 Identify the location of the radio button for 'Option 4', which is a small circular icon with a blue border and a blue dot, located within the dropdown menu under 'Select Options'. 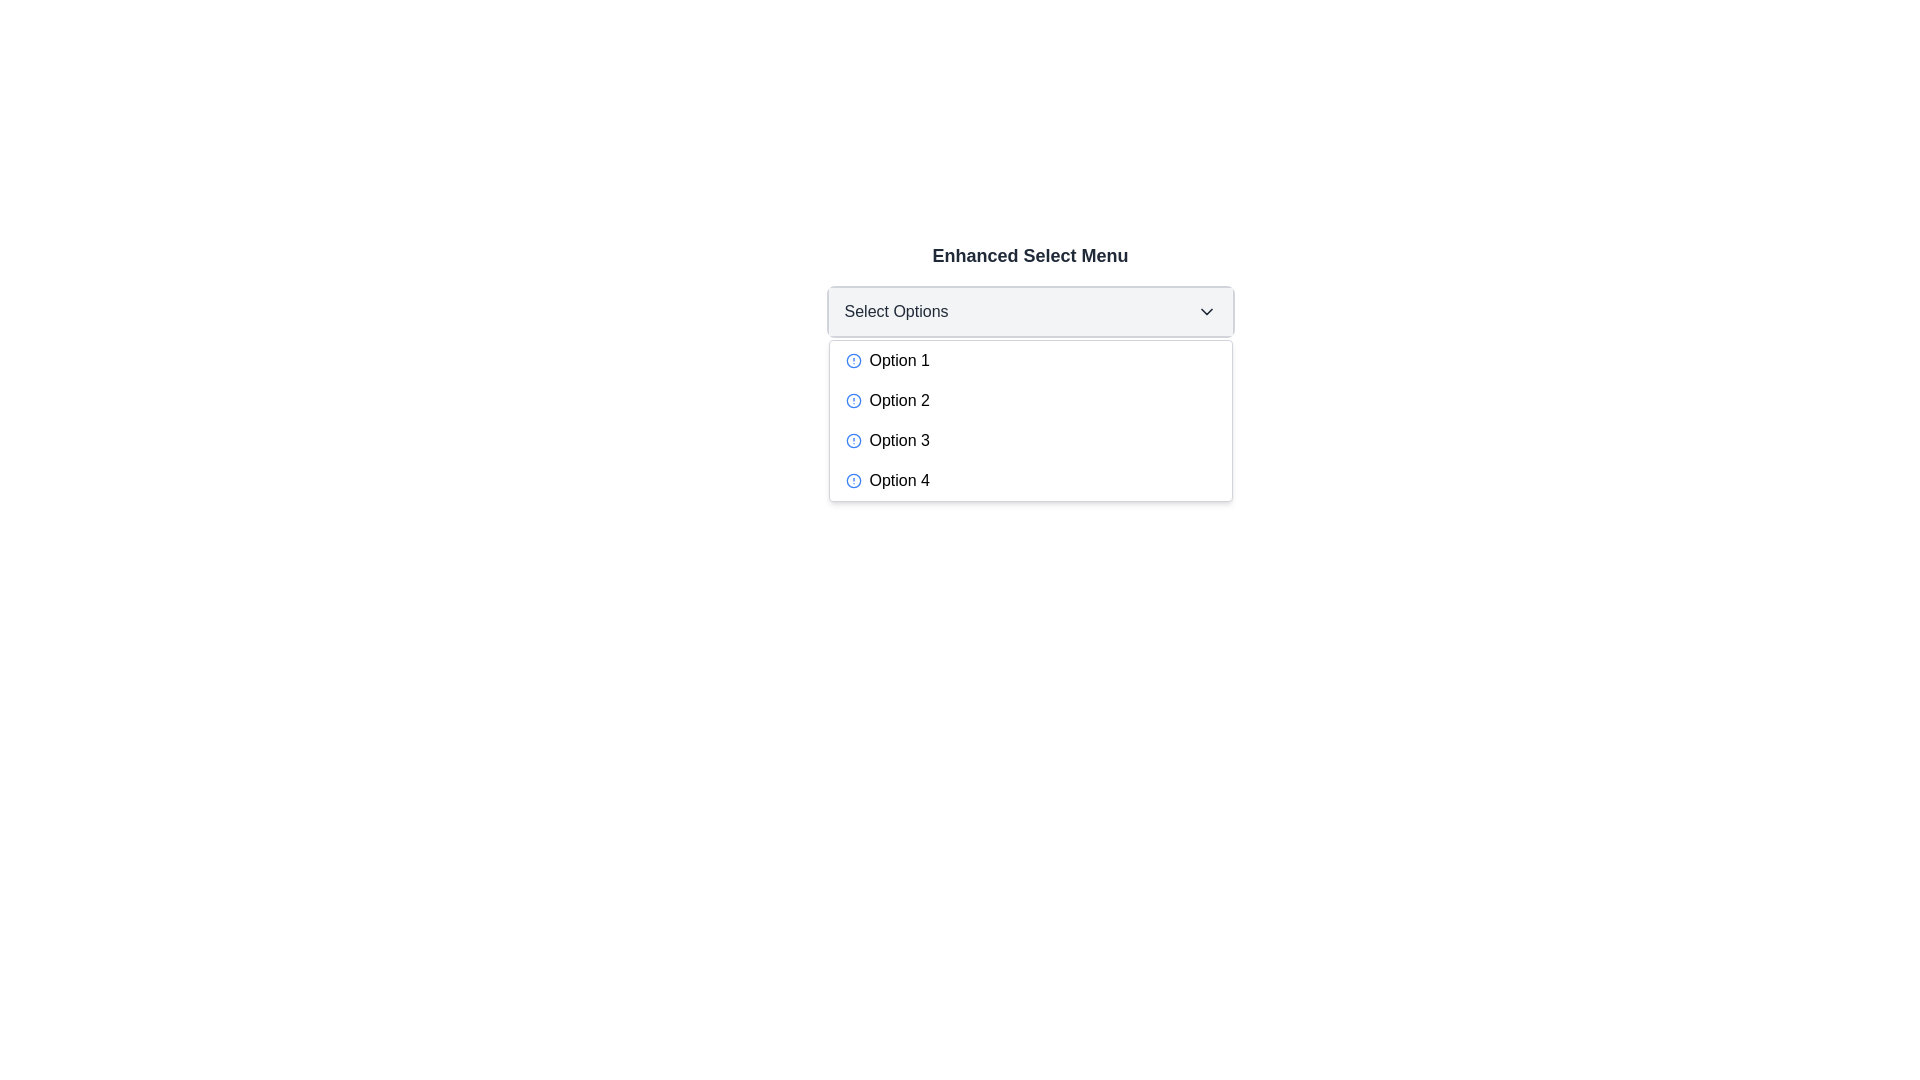
(853, 481).